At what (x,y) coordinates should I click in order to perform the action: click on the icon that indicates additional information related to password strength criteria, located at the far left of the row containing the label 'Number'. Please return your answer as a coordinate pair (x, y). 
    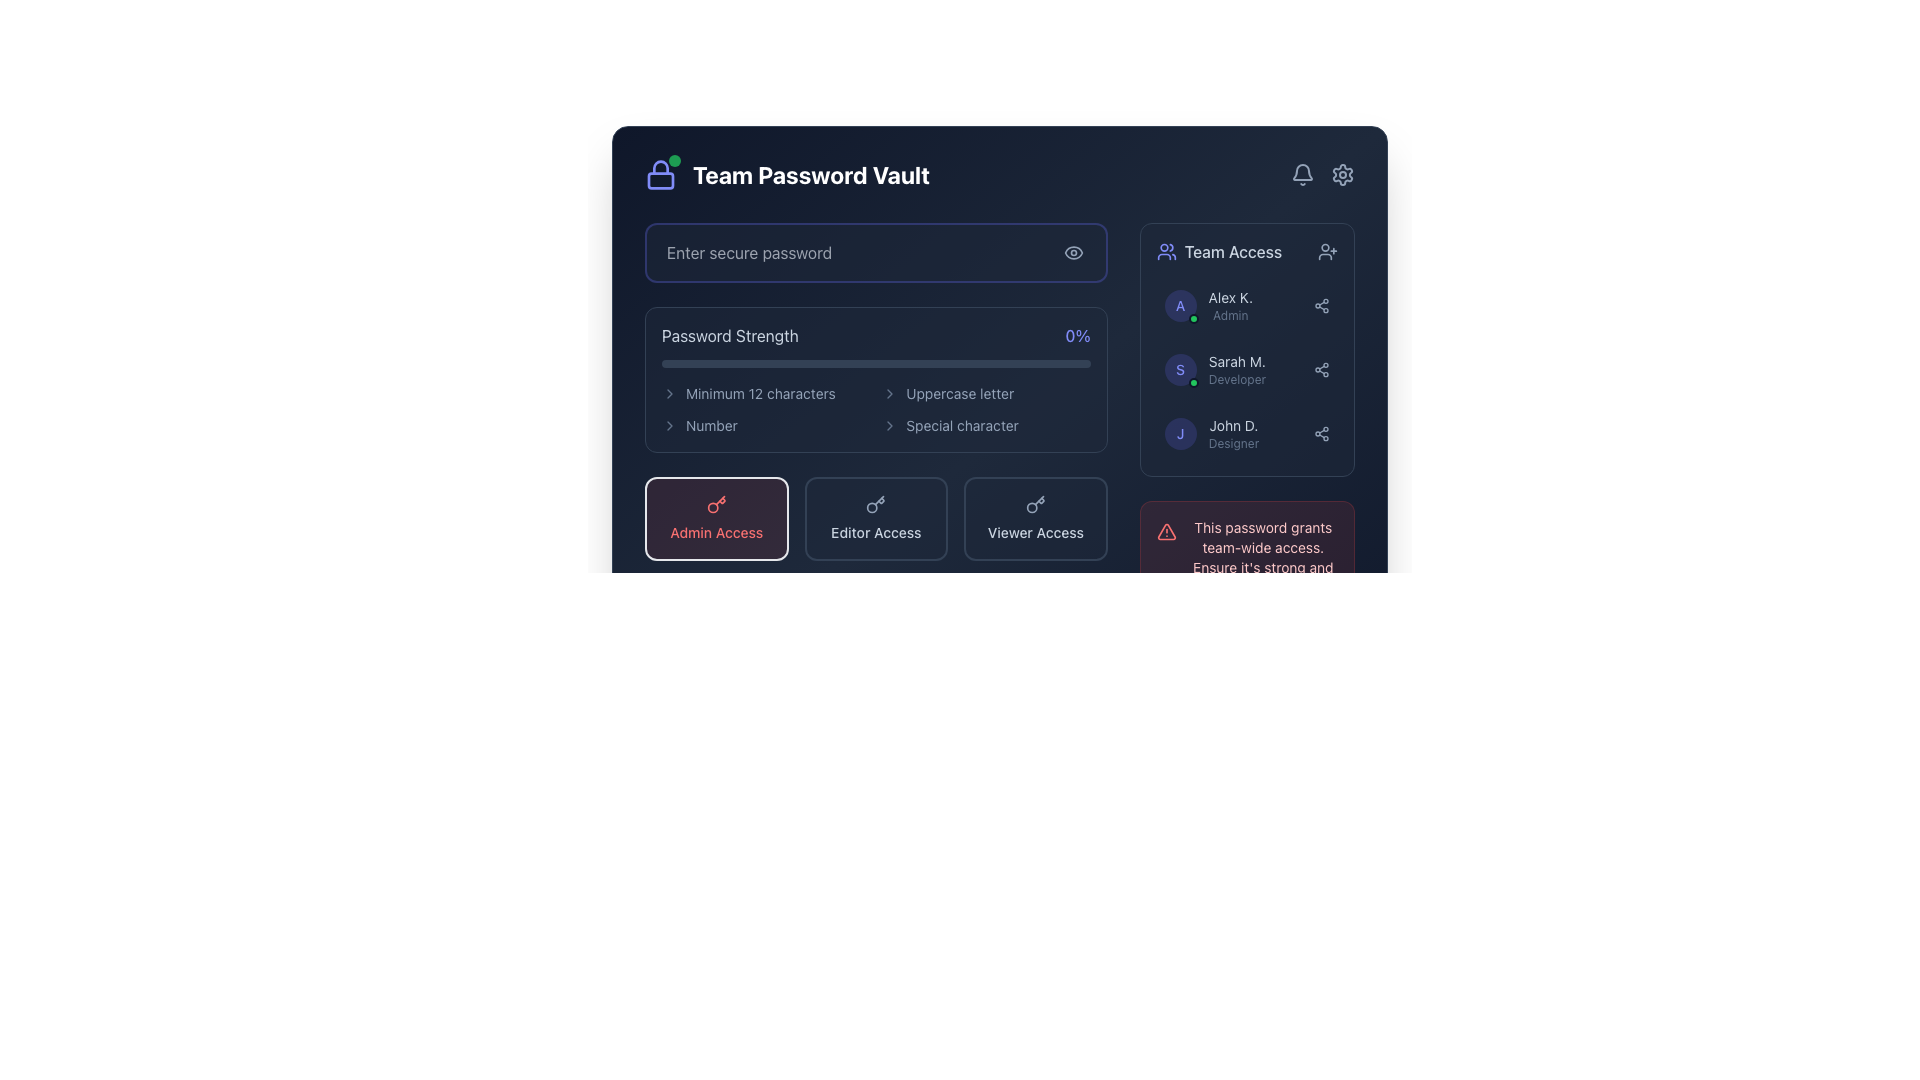
    Looking at the image, I should click on (670, 424).